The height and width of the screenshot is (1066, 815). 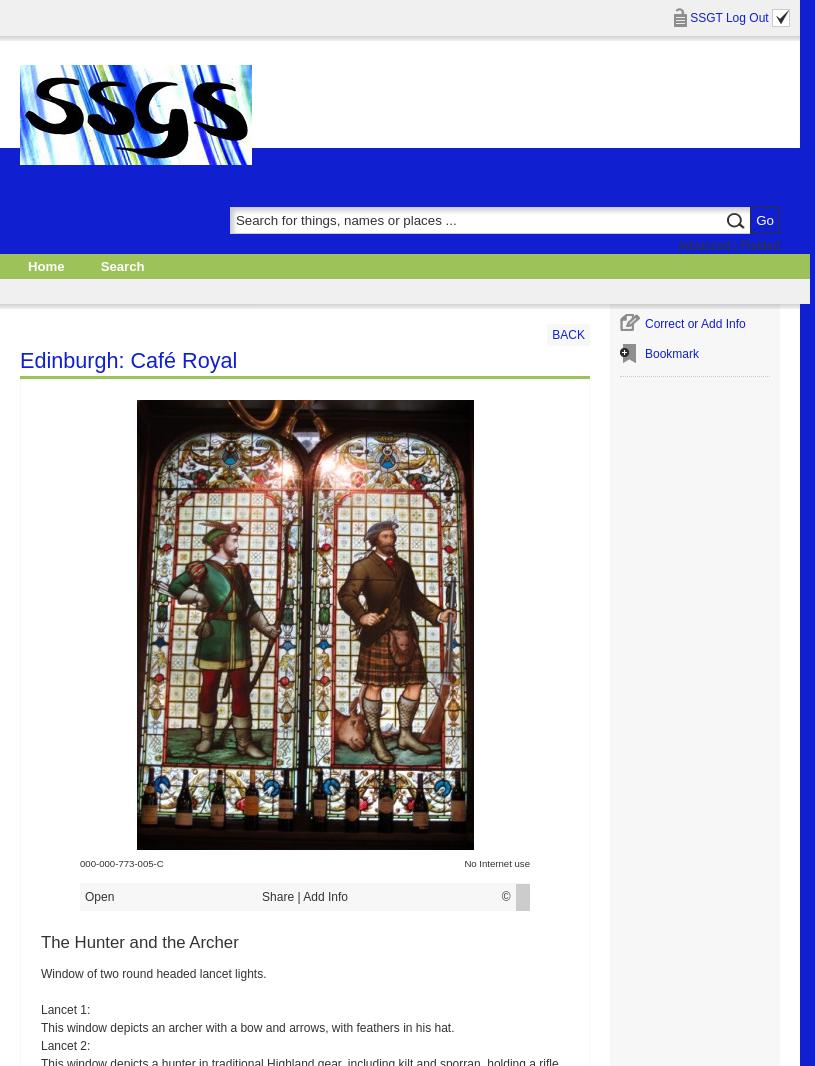 What do you see at coordinates (127, 359) in the screenshot?
I see `'Edinburgh: Café Royal'` at bounding box center [127, 359].